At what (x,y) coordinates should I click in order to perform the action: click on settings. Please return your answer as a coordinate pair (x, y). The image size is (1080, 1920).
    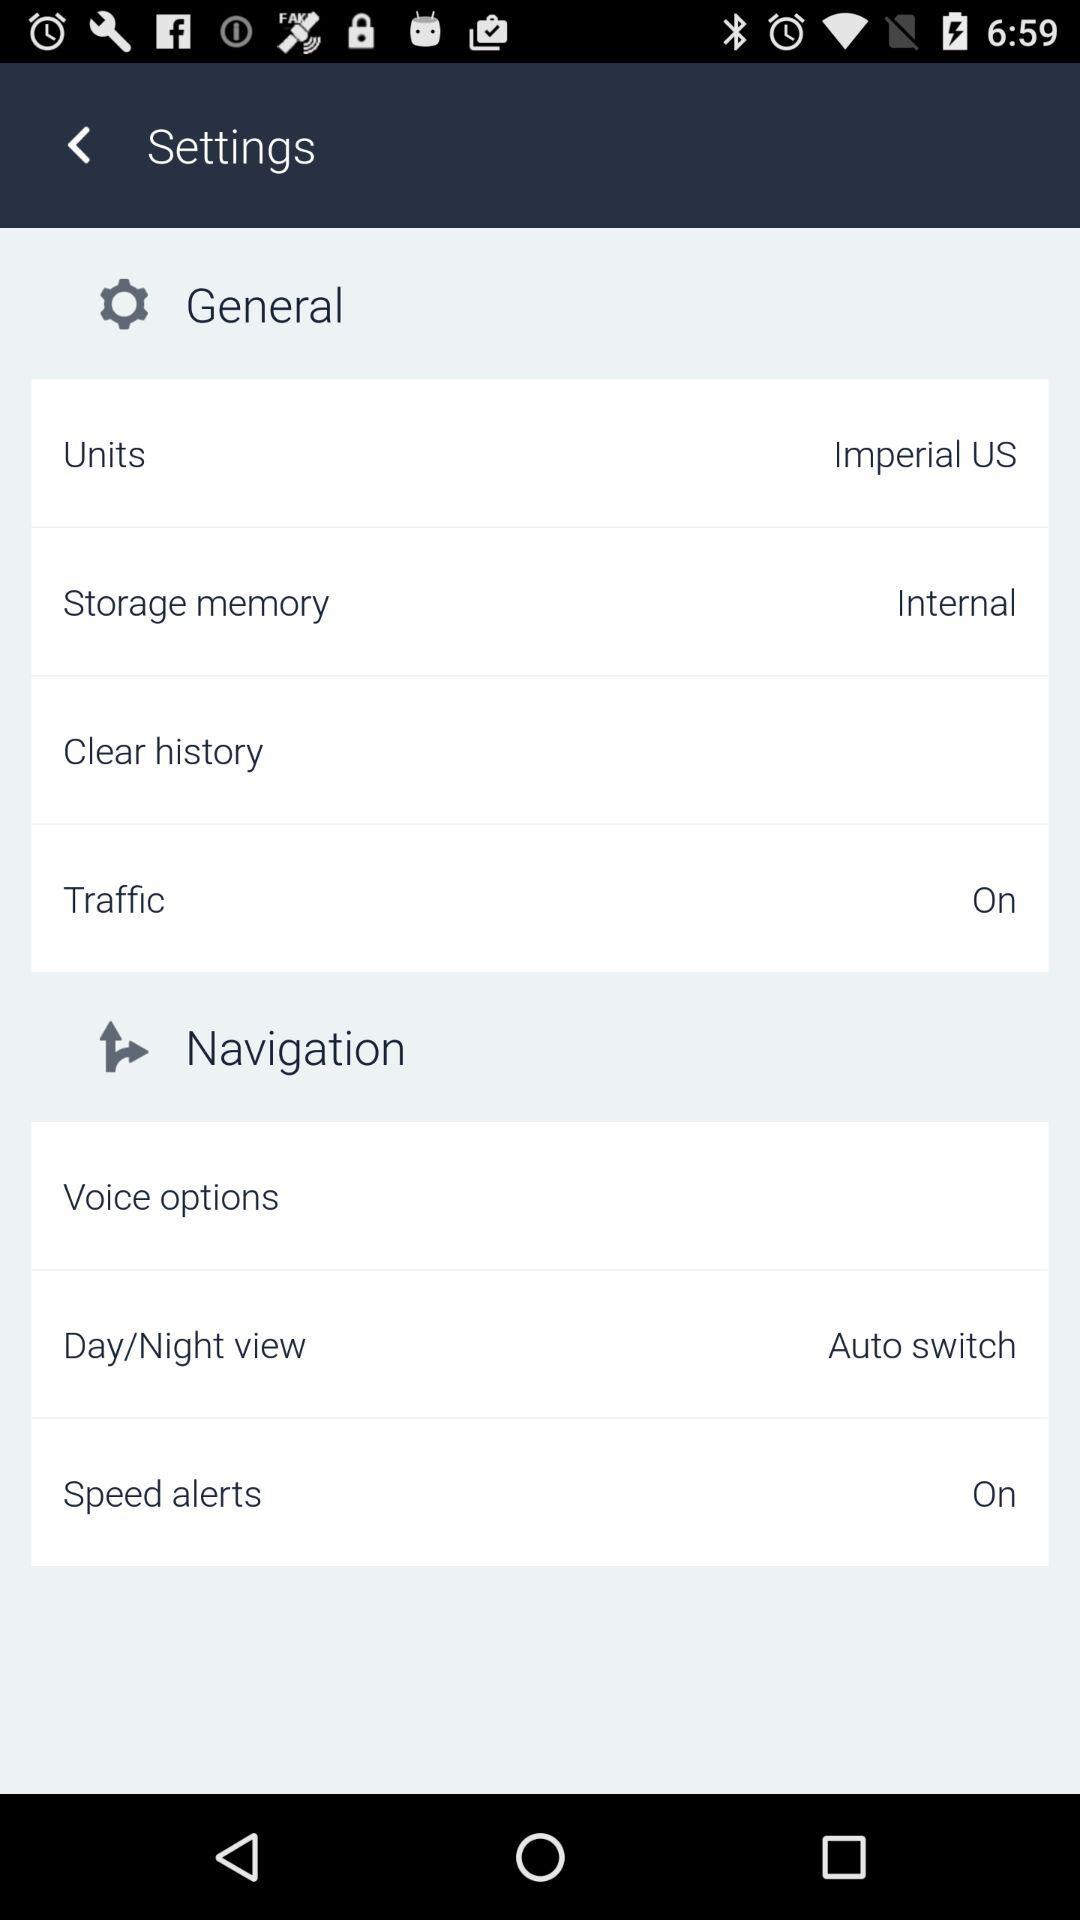
    Looking at the image, I should click on (591, 144).